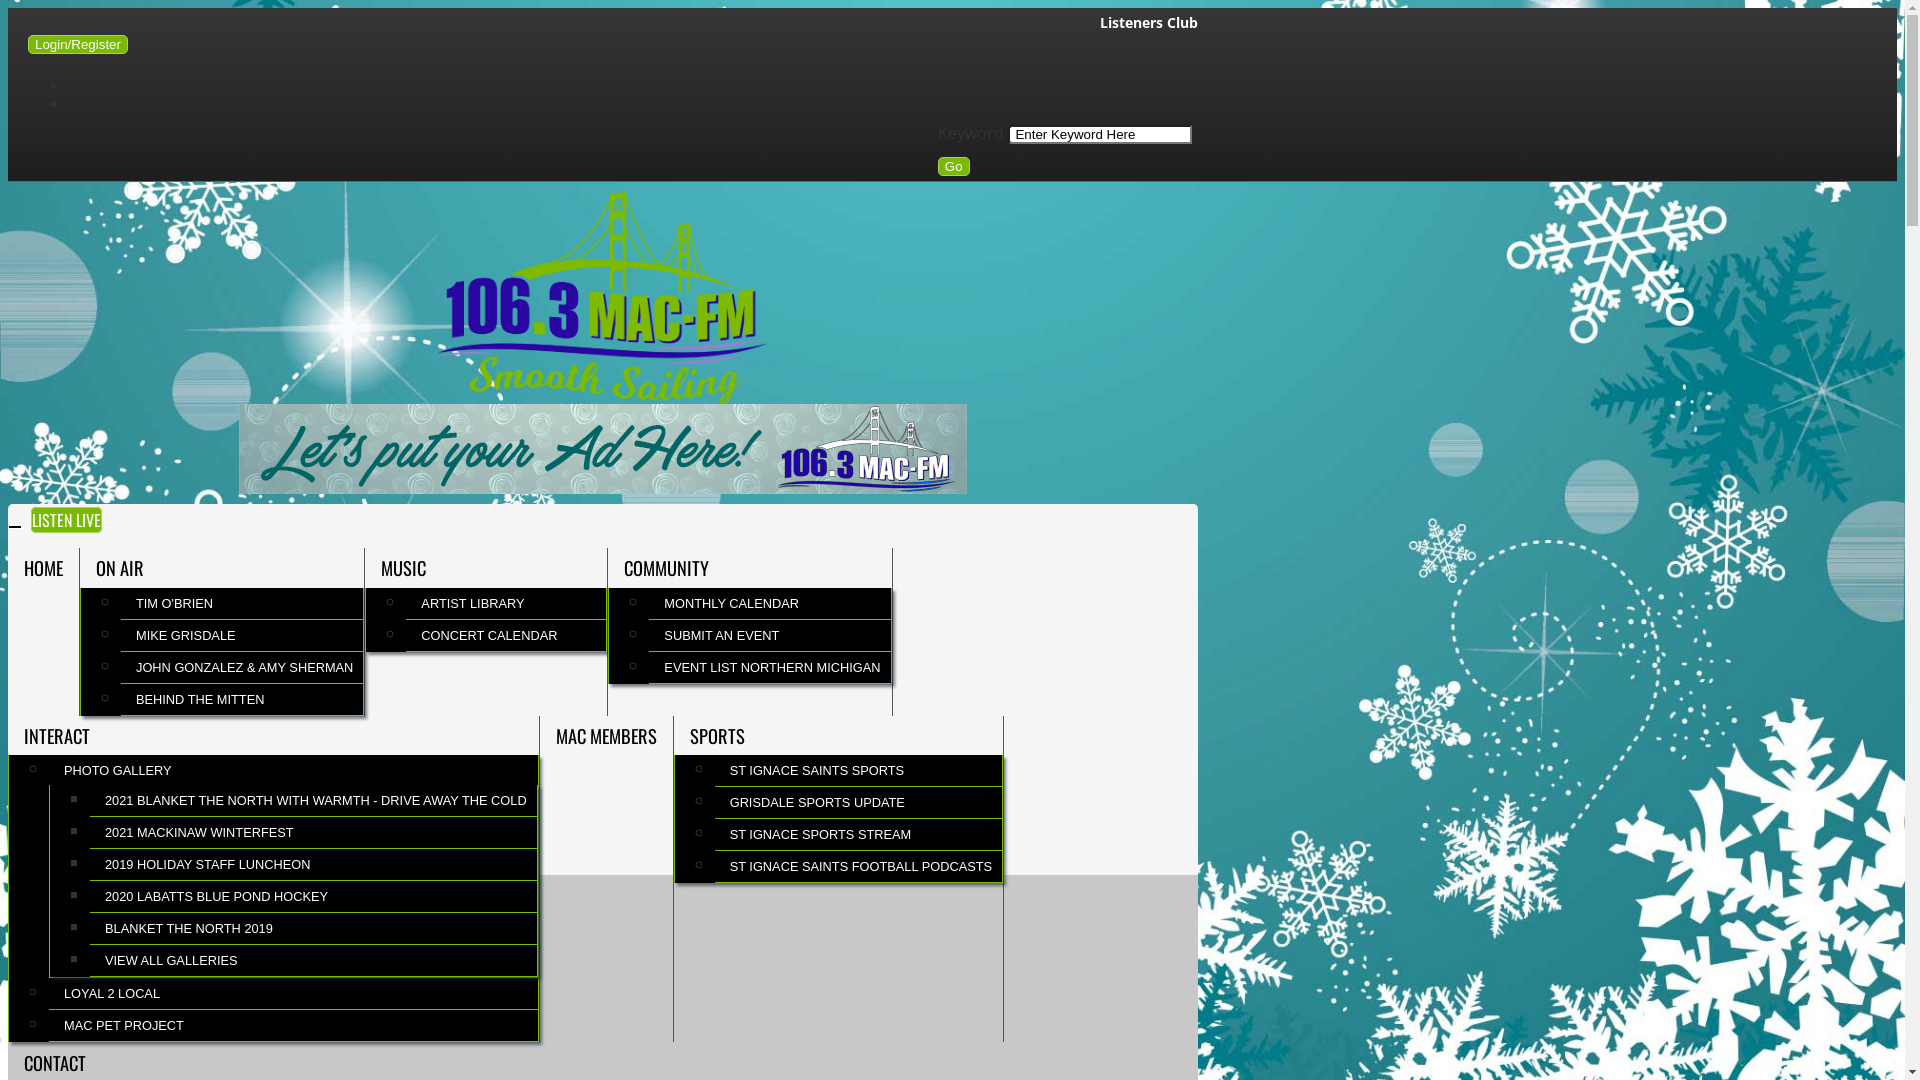 The width and height of the screenshot is (1920, 1080). Describe the element at coordinates (1098, 134) in the screenshot. I see `'Enter Keyword Here'` at that location.